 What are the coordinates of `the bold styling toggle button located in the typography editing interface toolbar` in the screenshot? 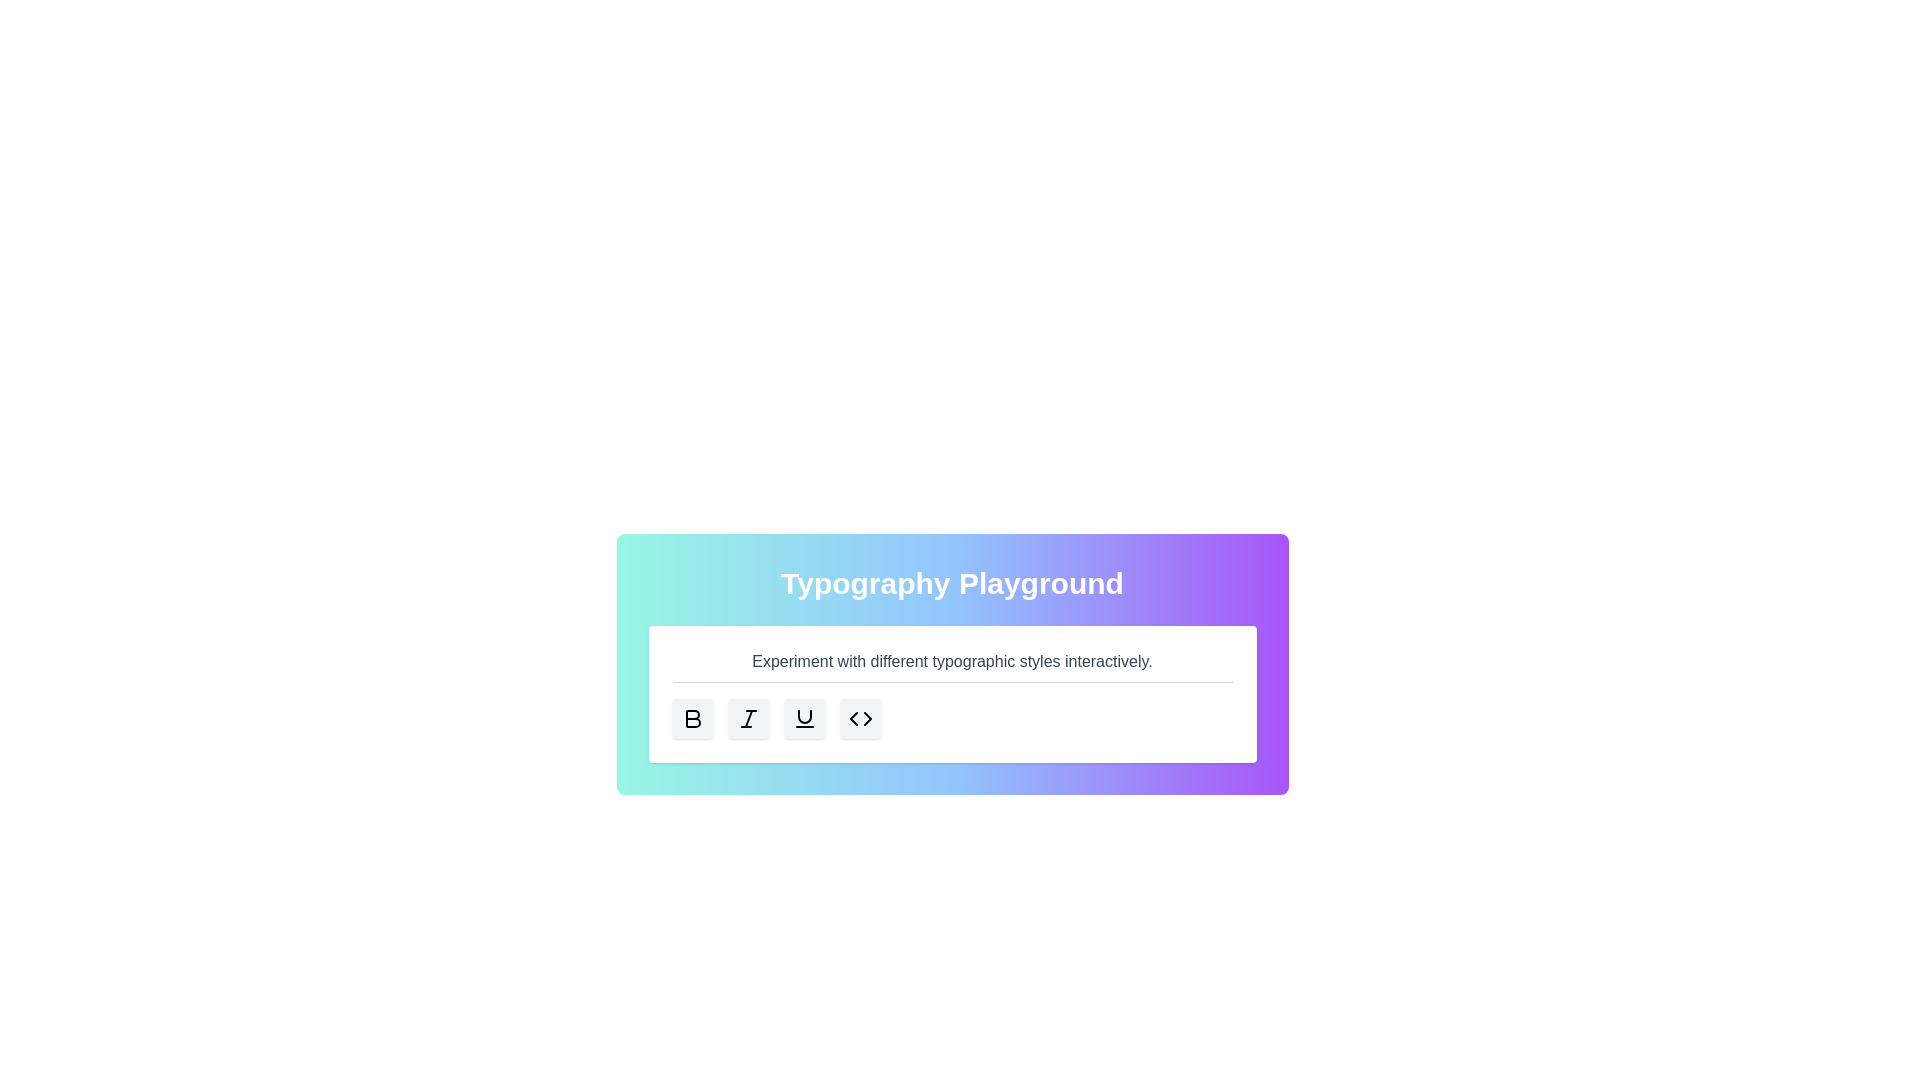 It's located at (692, 717).